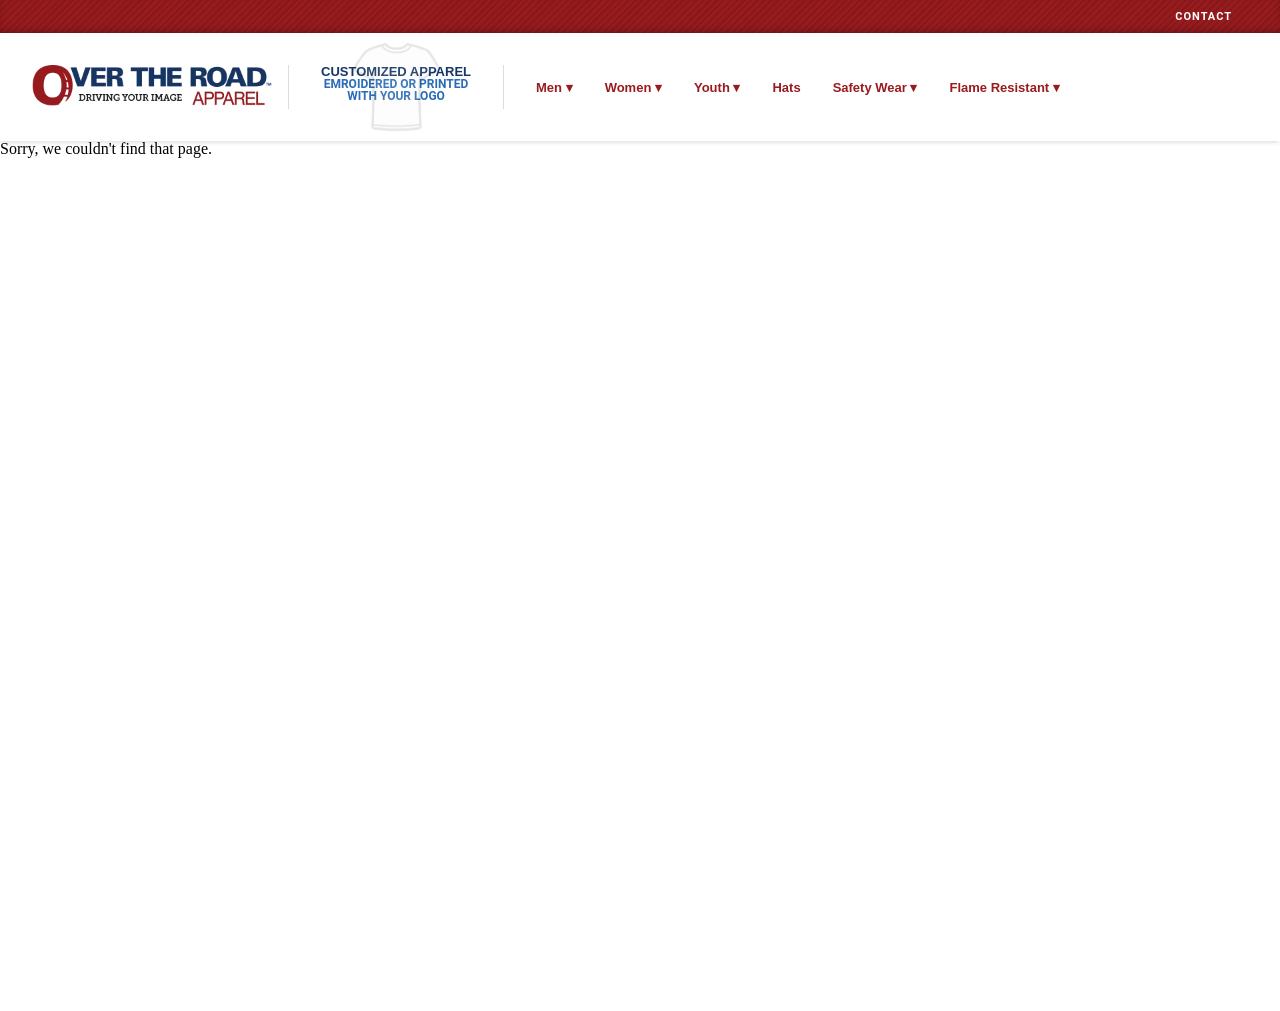 This screenshot has height=1011, width=1280. What do you see at coordinates (347, 95) in the screenshot?
I see `'with your logo'` at bounding box center [347, 95].